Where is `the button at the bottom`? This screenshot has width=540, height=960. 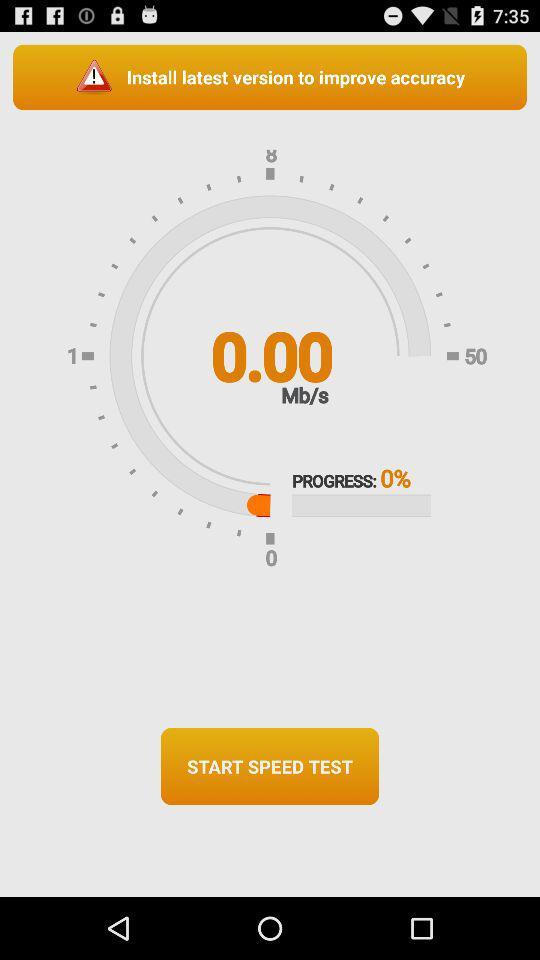 the button at the bottom is located at coordinates (270, 765).